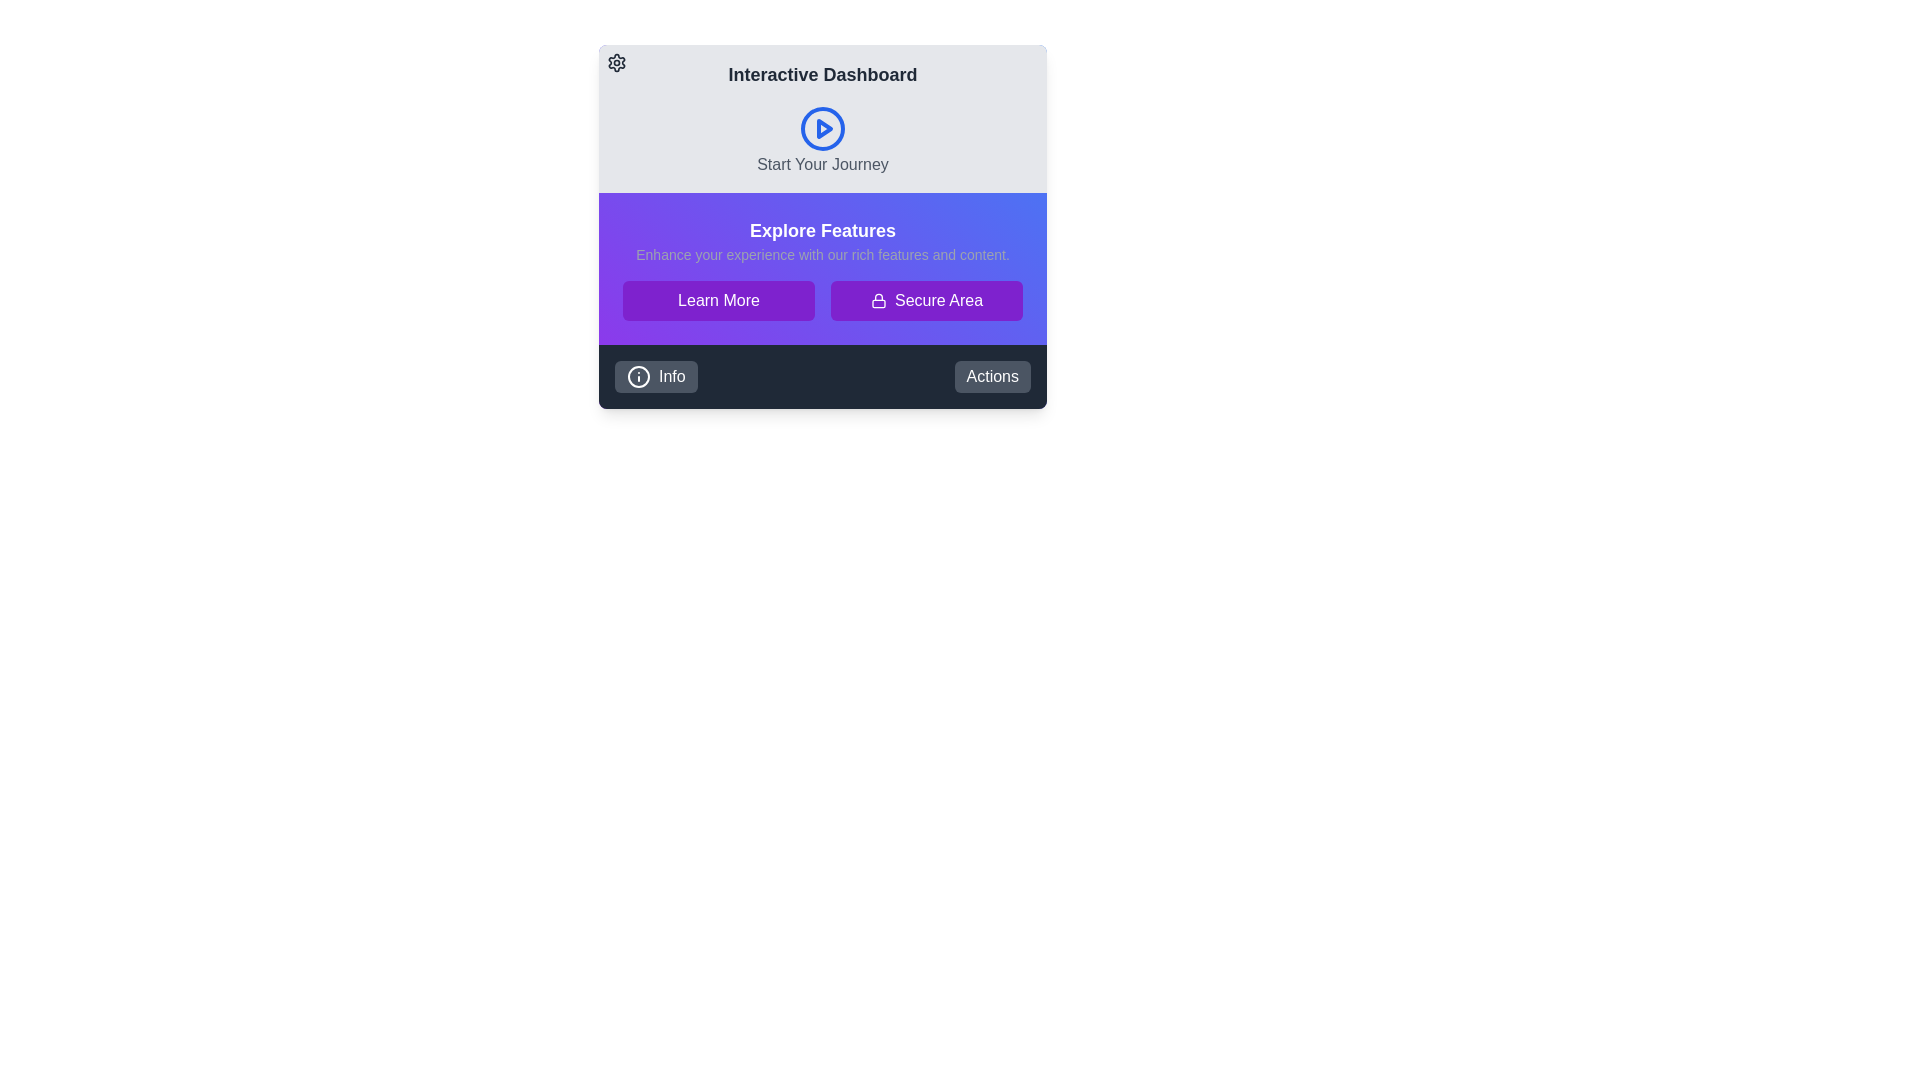  I want to click on informational text label located beneath the blue play button, centered in the gray panel at the top of the interface, so click(822, 164).